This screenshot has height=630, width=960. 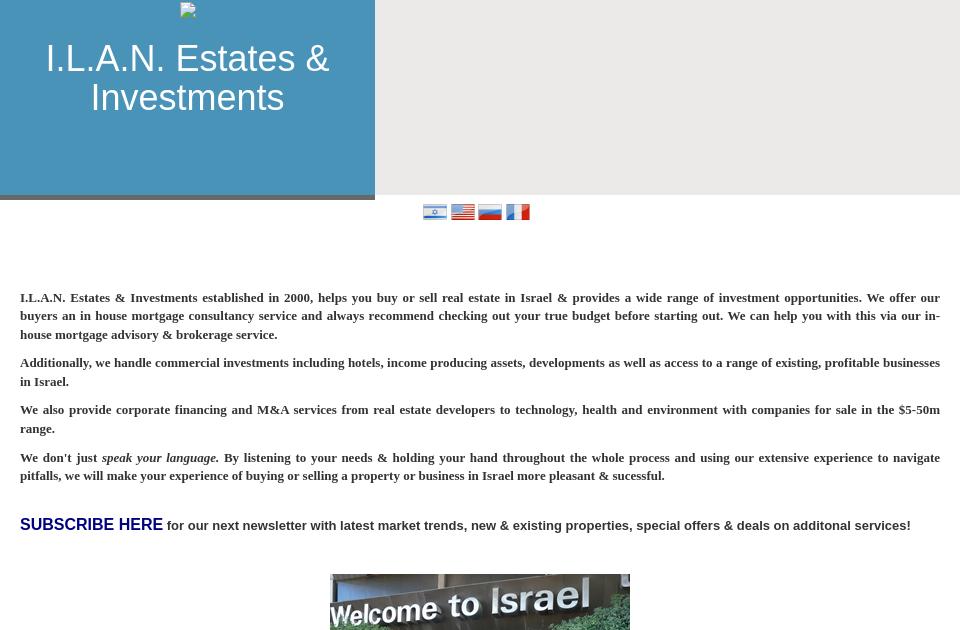 I want to click on '$5-50m range.', so click(x=18, y=417).